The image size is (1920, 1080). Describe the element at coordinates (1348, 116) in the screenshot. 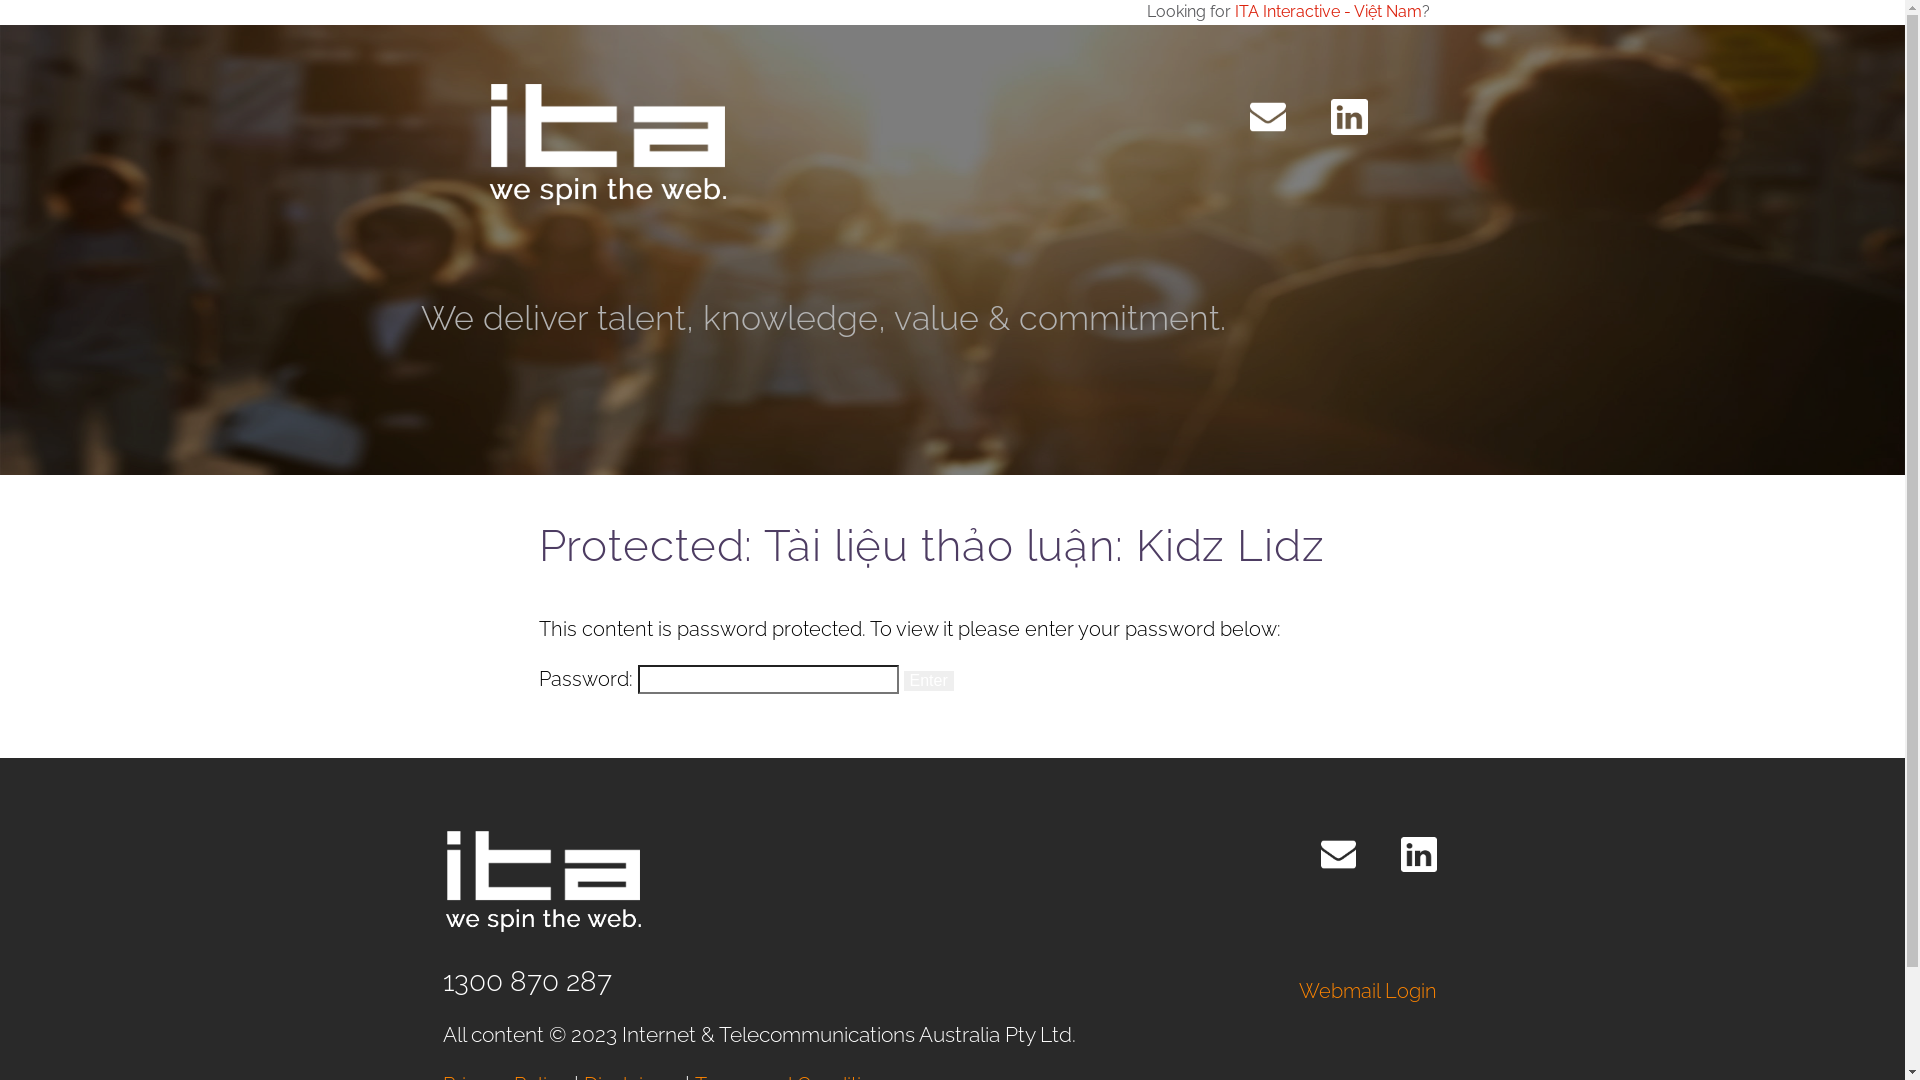

I see `'visit ita at linkedin'` at that location.